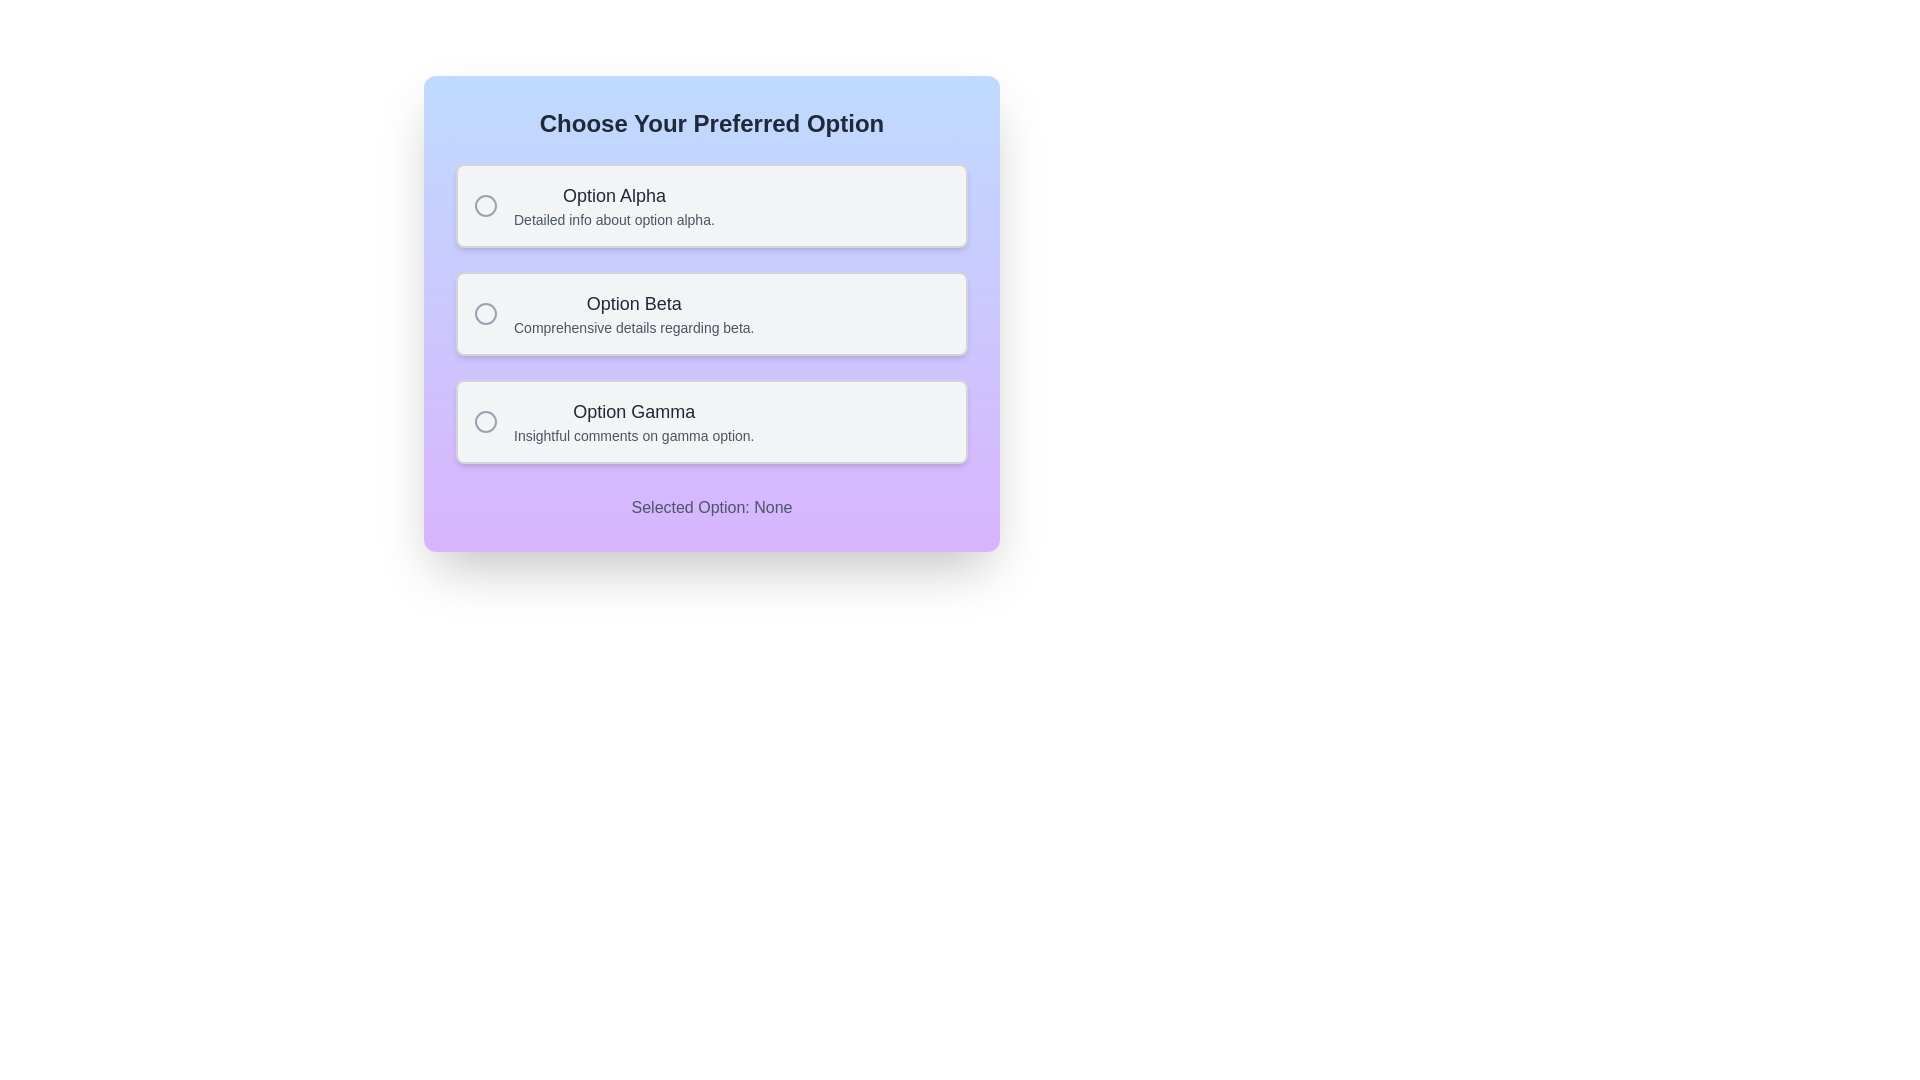 The image size is (1920, 1080). I want to click on descriptive label text within the topmost card of the vertical stack of cards, which is identified by its position and the presence of a circular button preceding the text, so click(613, 205).